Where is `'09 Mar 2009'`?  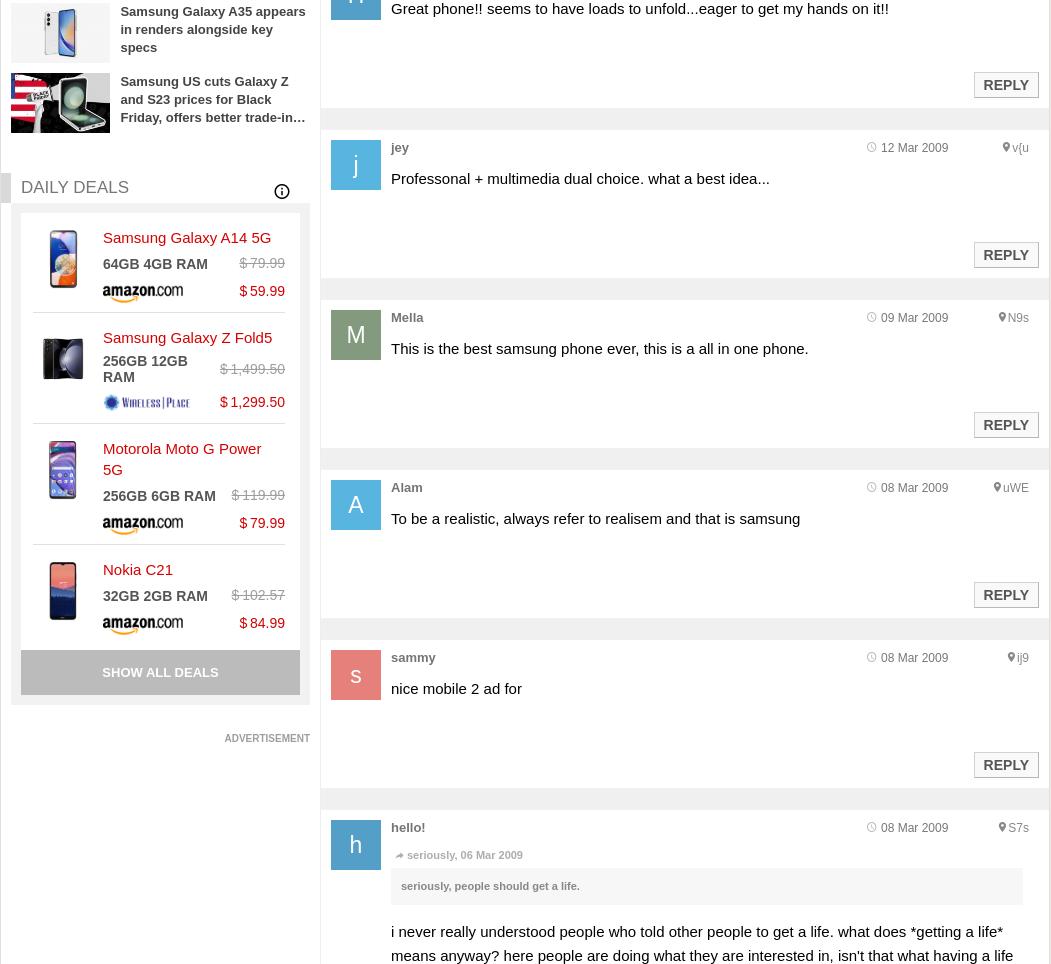
'09 Mar 2009' is located at coordinates (914, 318).